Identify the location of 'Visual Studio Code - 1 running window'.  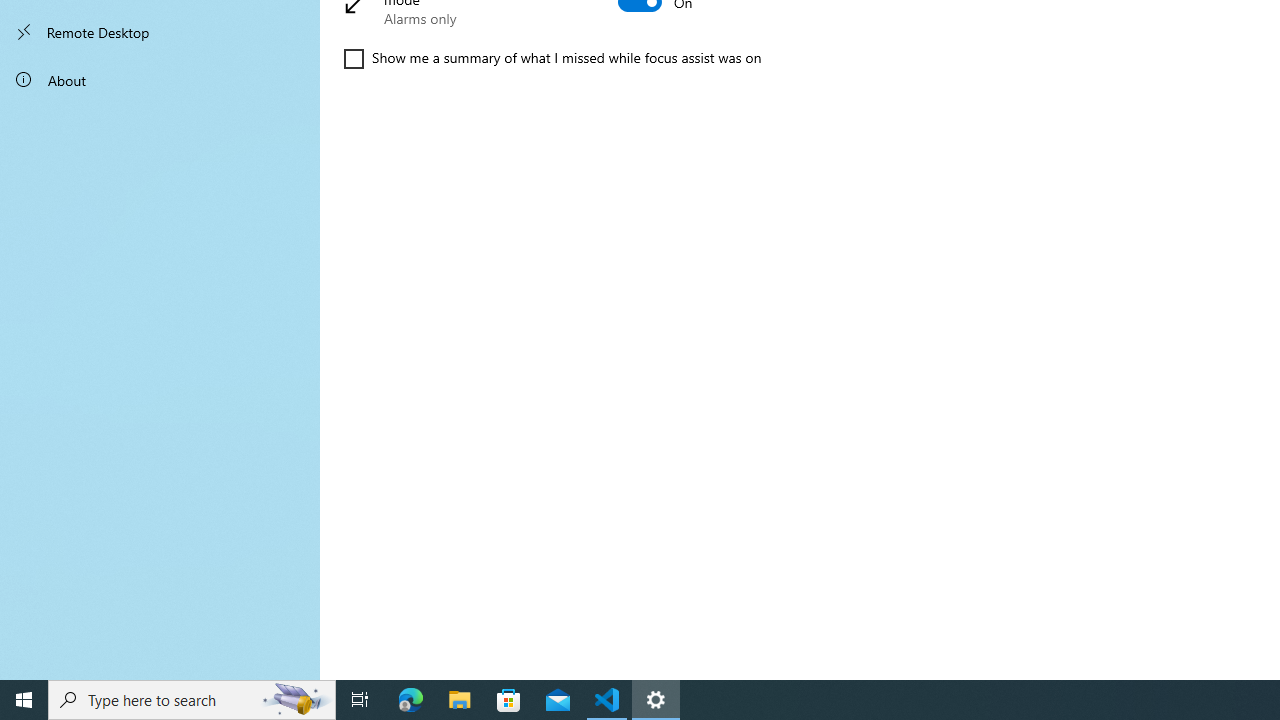
(606, 698).